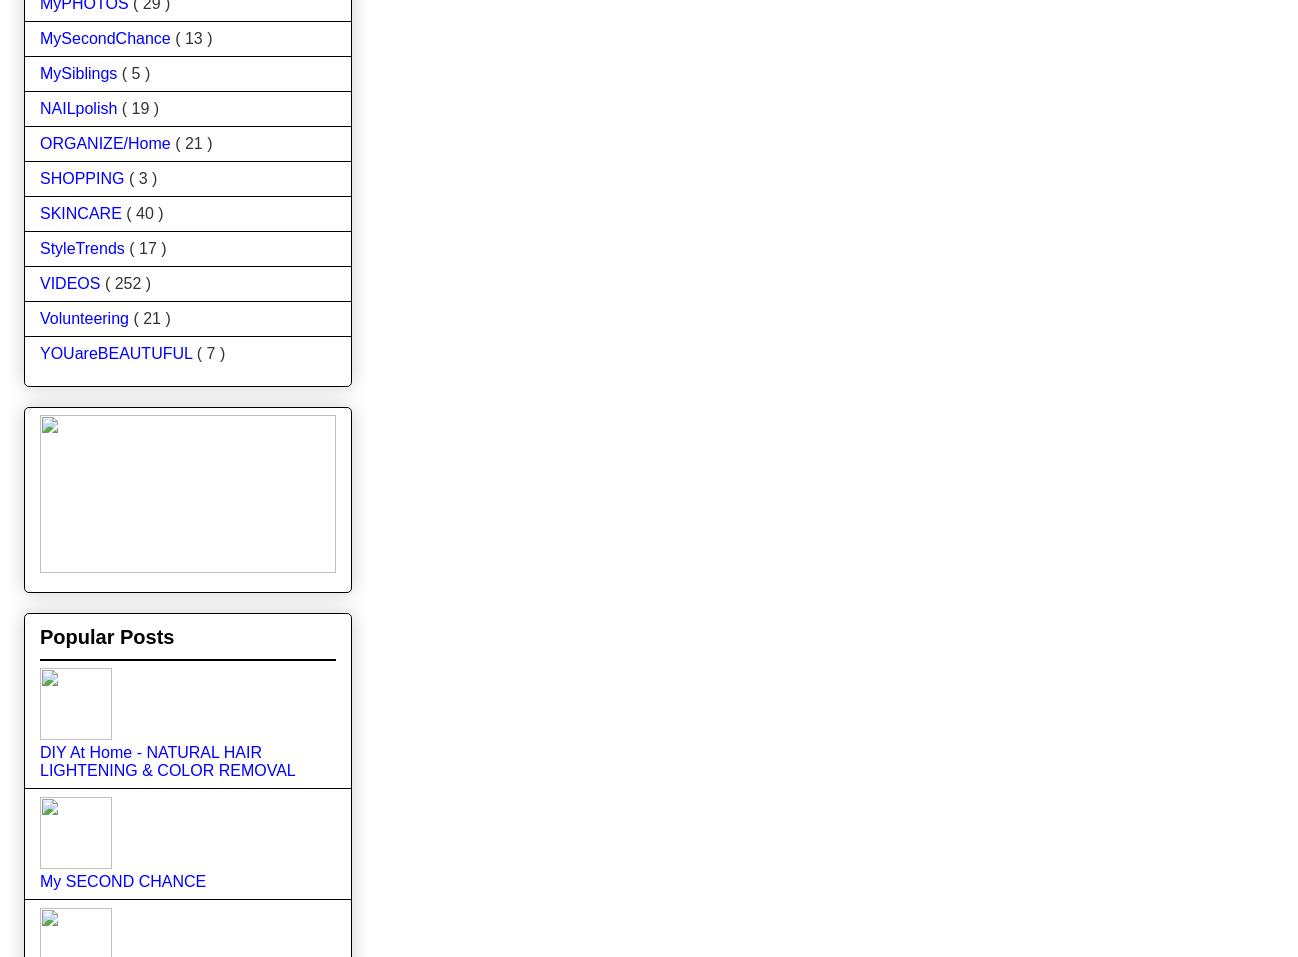 Image resolution: width=1298 pixels, height=957 pixels. What do you see at coordinates (84, 246) in the screenshot?
I see `'StyleTrends'` at bounding box center [84, 246].